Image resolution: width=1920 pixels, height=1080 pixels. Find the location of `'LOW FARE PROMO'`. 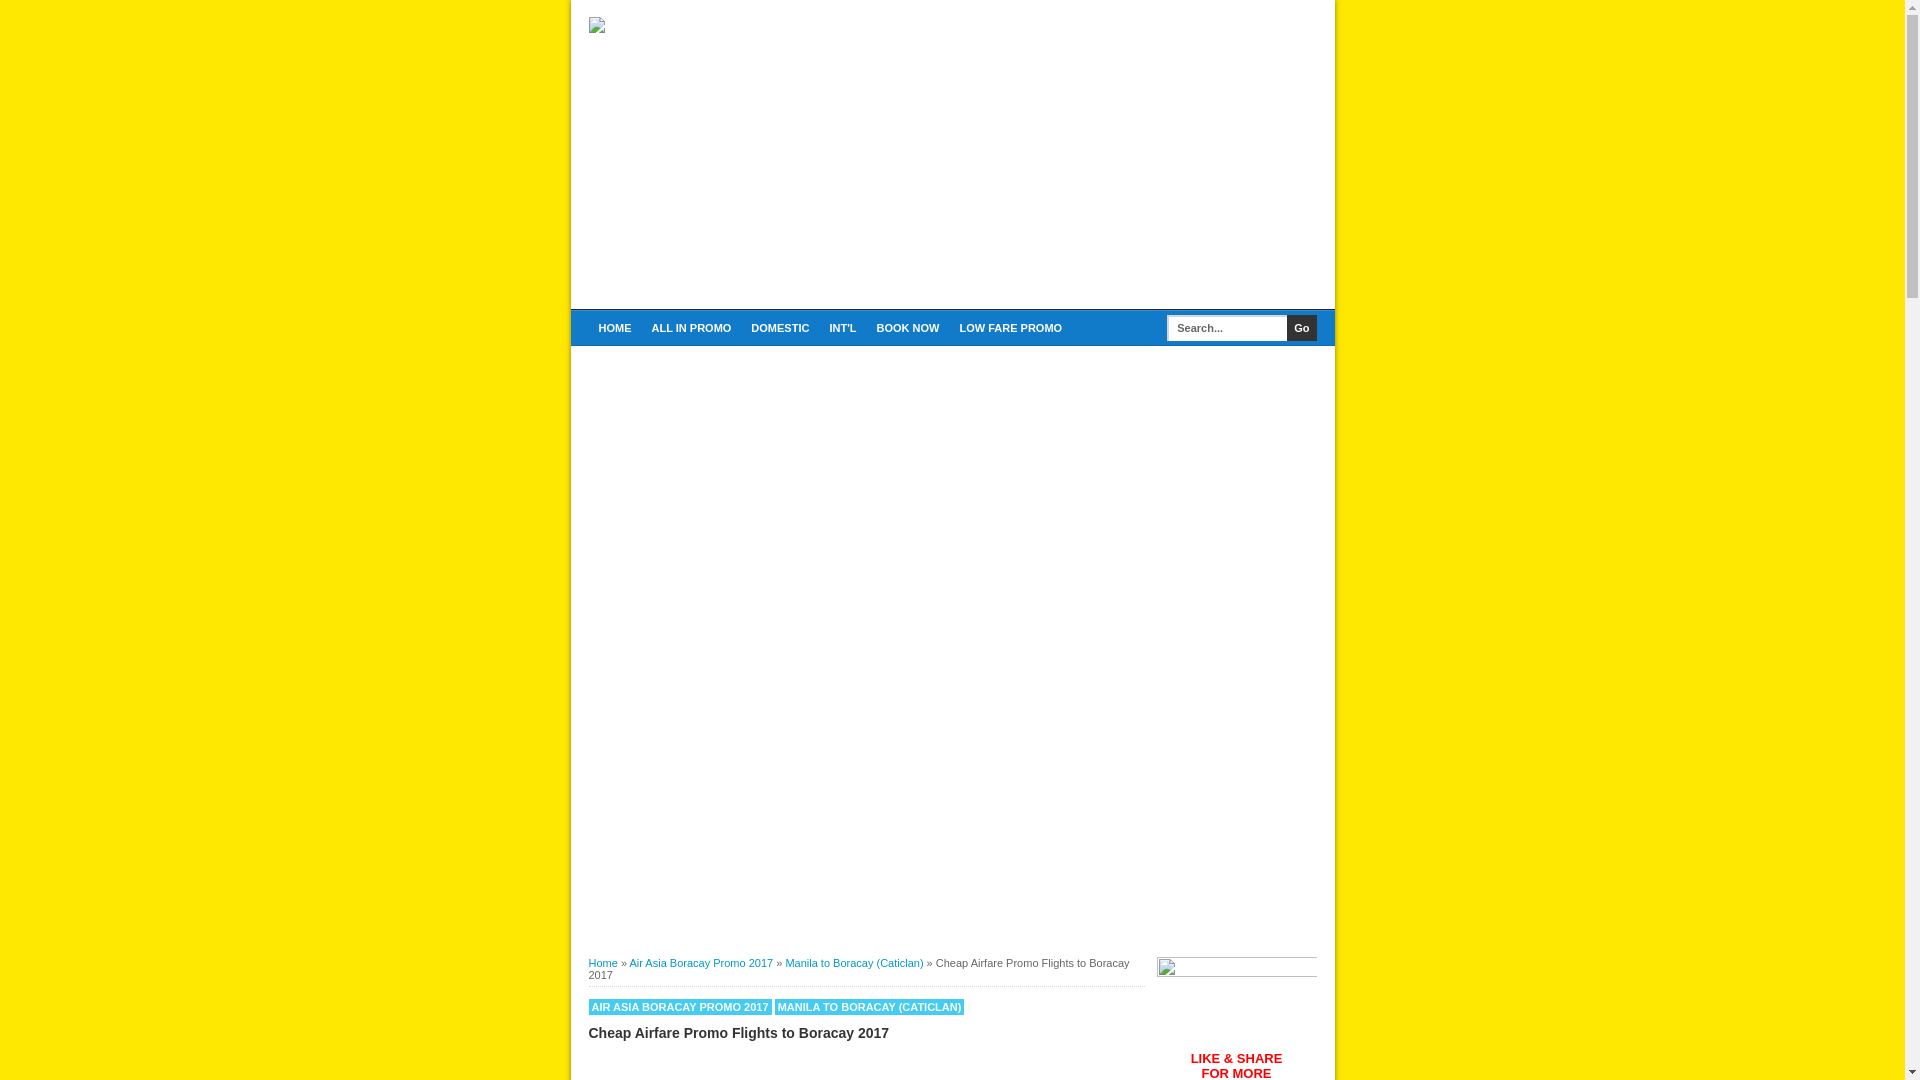

'LOW FARE PROMO' is located at coordinates (1010, 326).